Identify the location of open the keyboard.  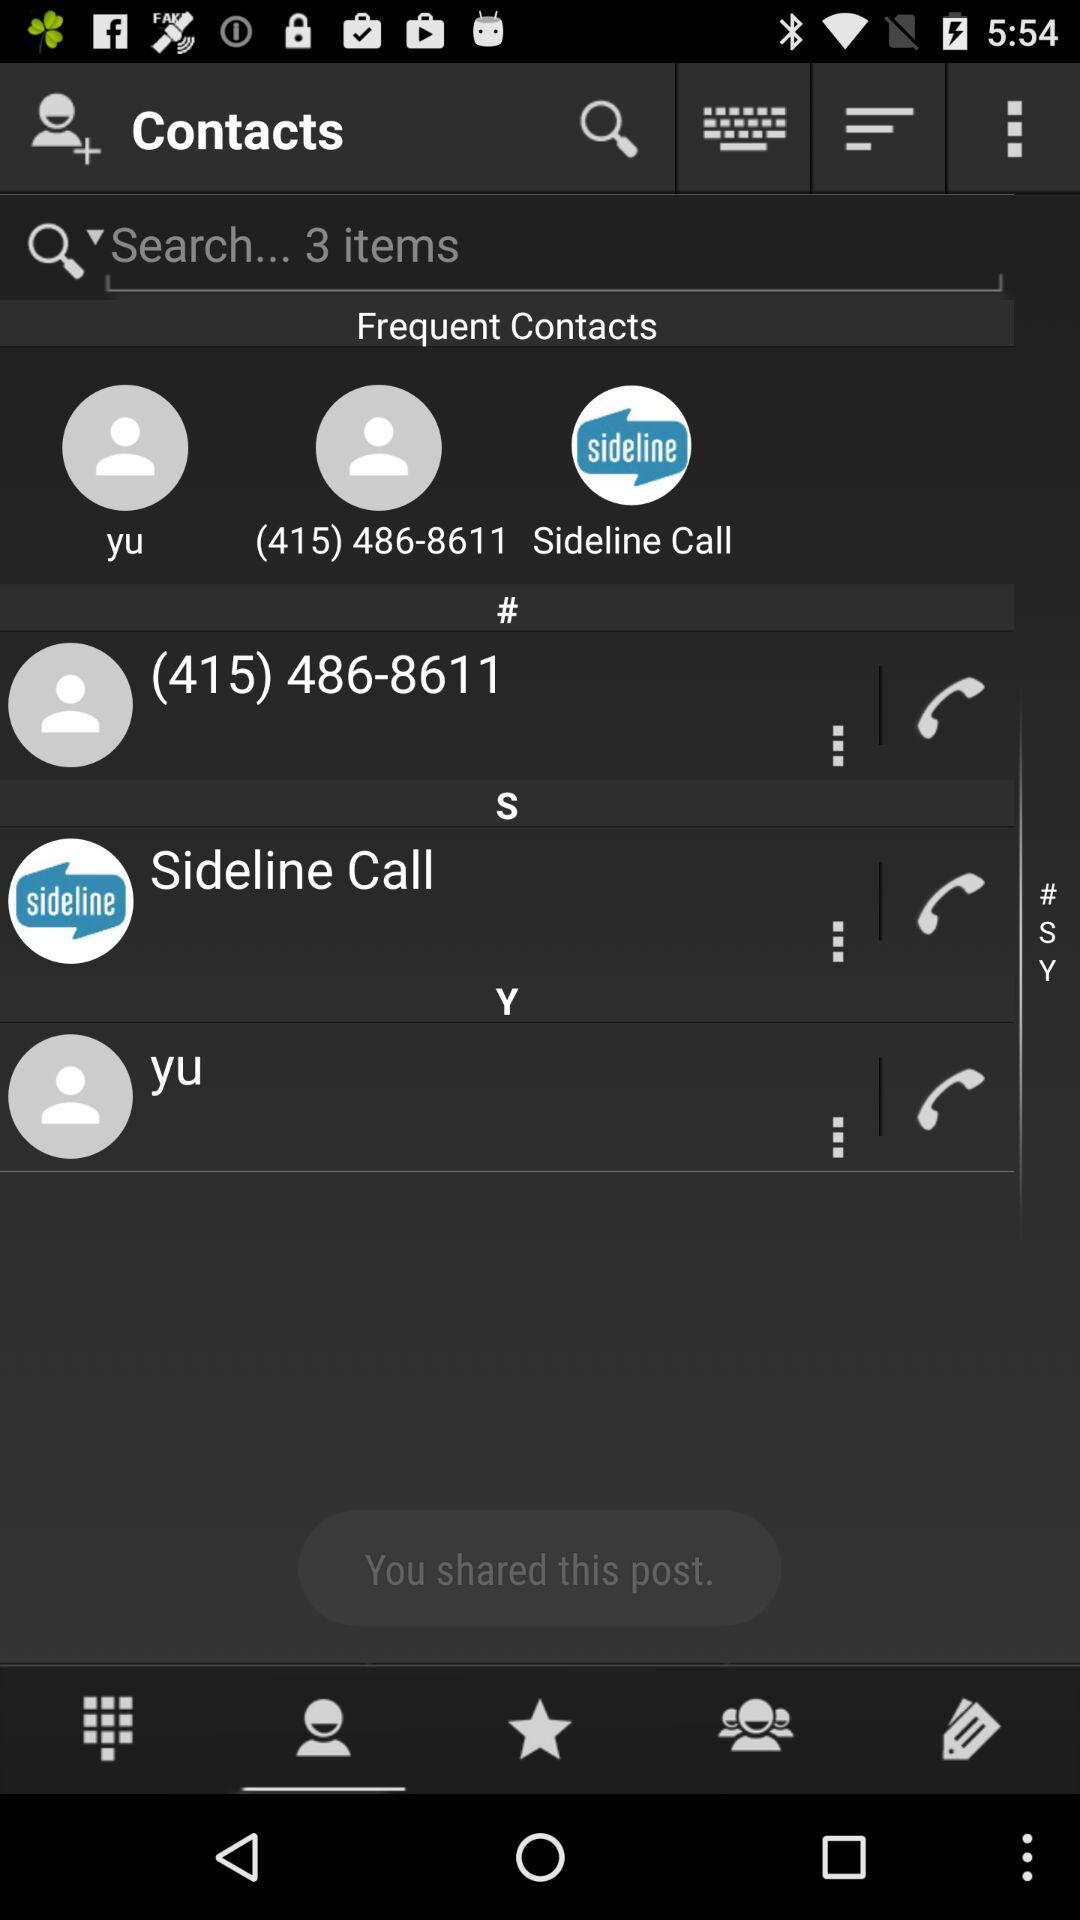
(744, 127).